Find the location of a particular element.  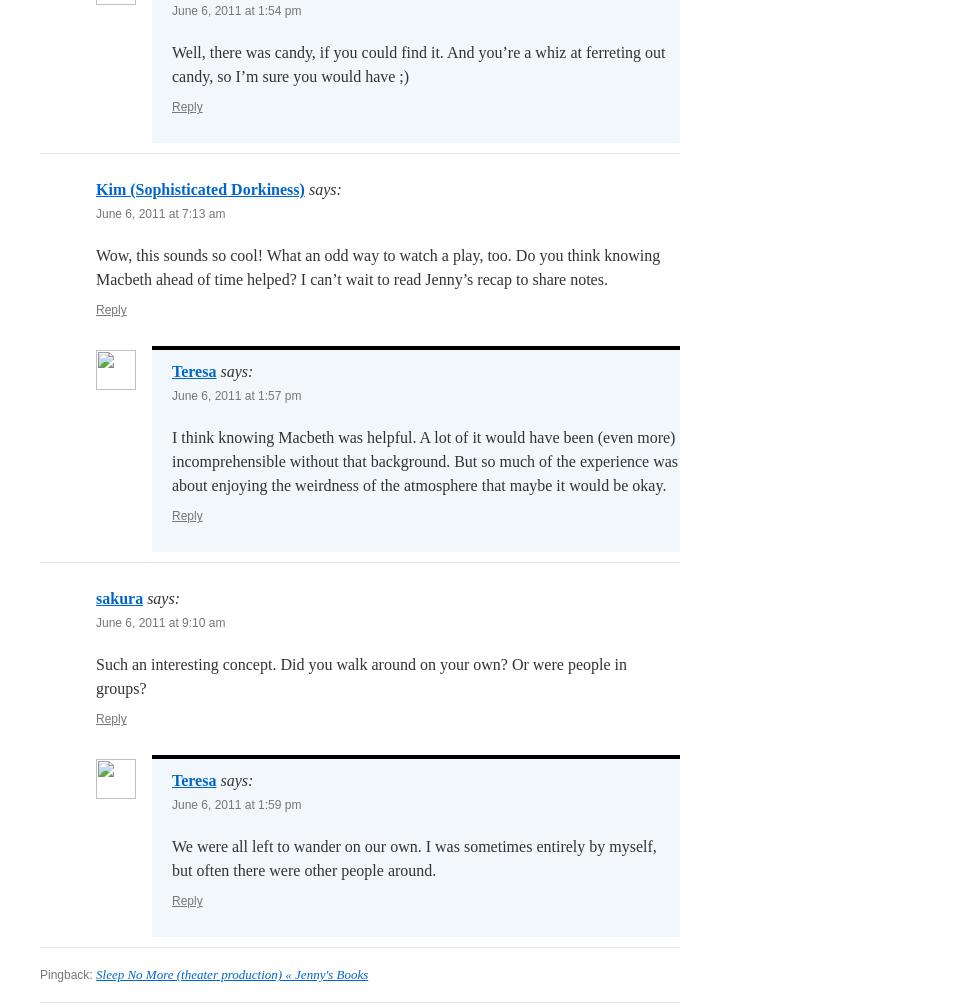

'Wow, this sounds so cool! What an odd way to watch a play, too. Do you think knowing Macbeth ahead of time helped? I can’t wait to read Jenny’s recap to share notes.' is located at coordinates (96, 267).